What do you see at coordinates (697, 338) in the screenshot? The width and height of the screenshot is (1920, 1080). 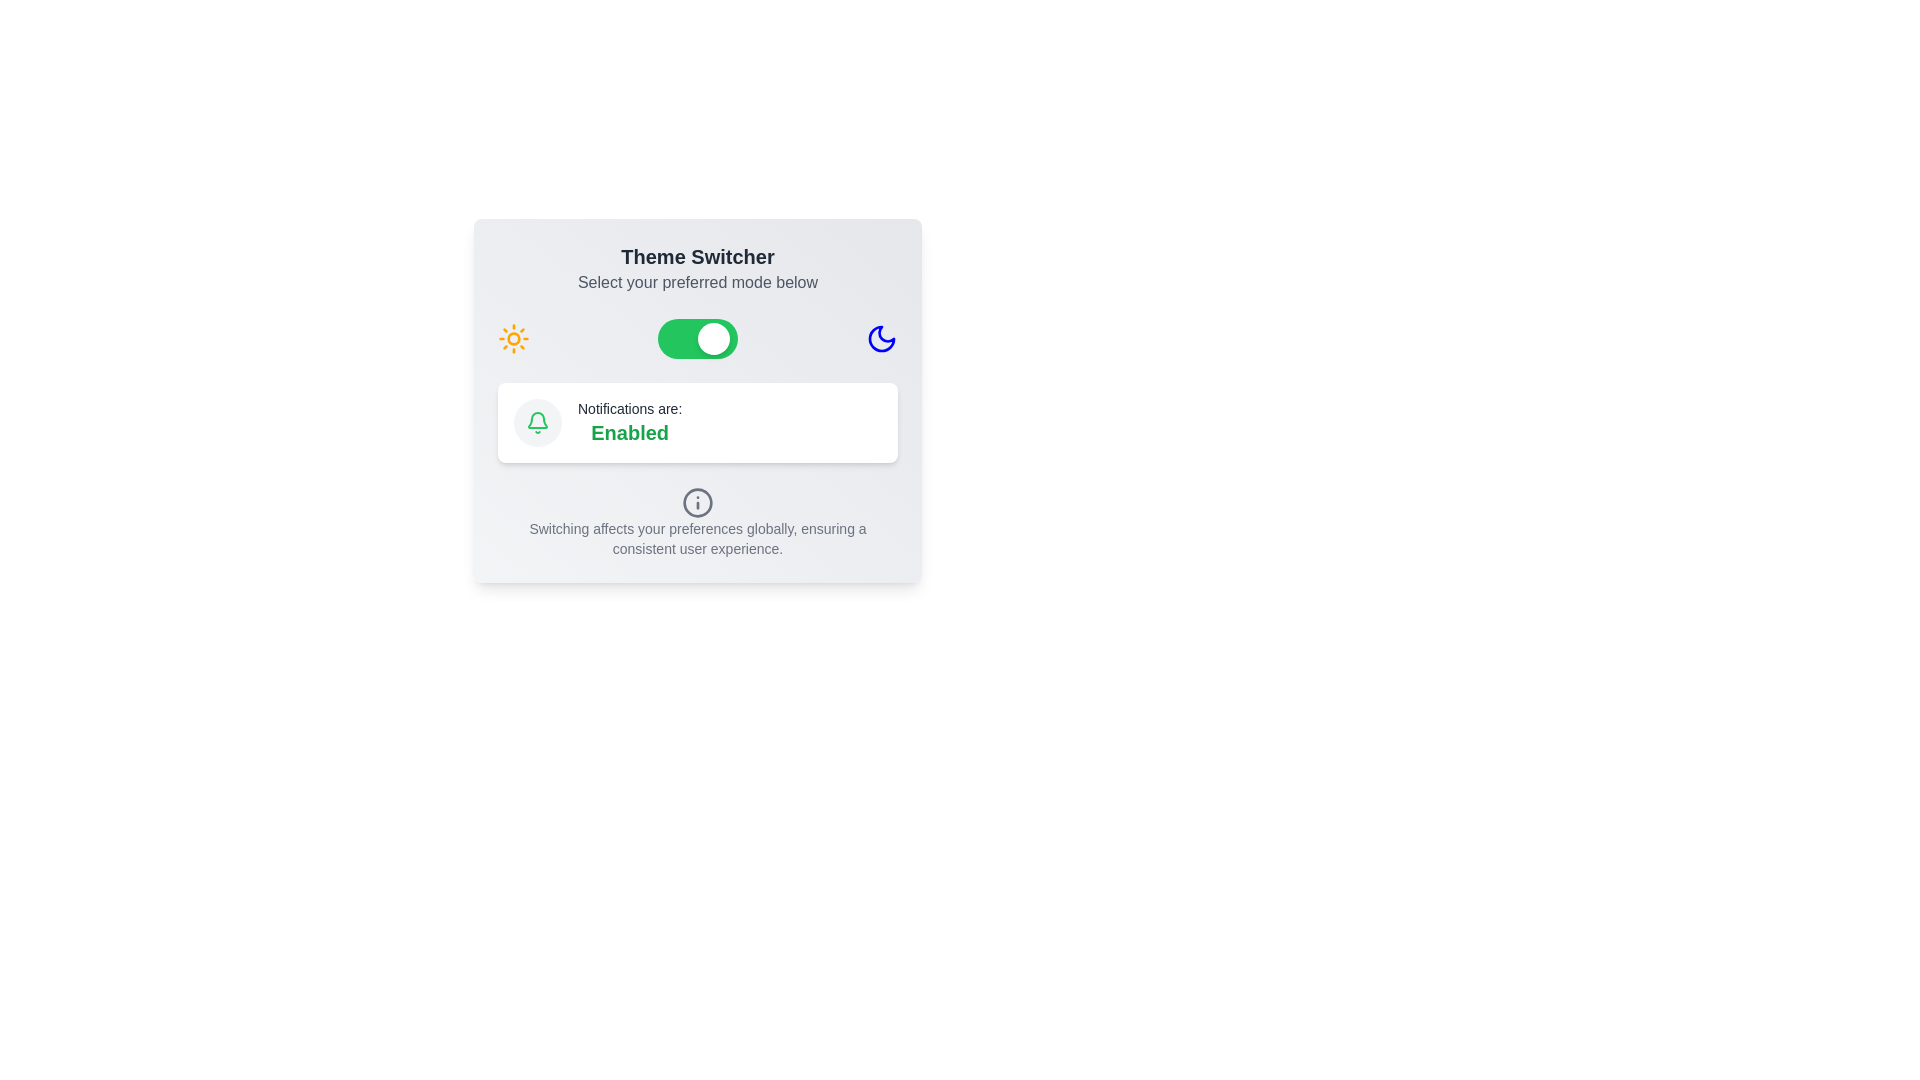 I see `the toggle switch with a rounded green background and a circular white handle located in the center of the modal, positioned between an orange sun icon and a blue moon icon in the 'Theme Switcher' section for potential visual feedback` at bounding box center [697, 338].